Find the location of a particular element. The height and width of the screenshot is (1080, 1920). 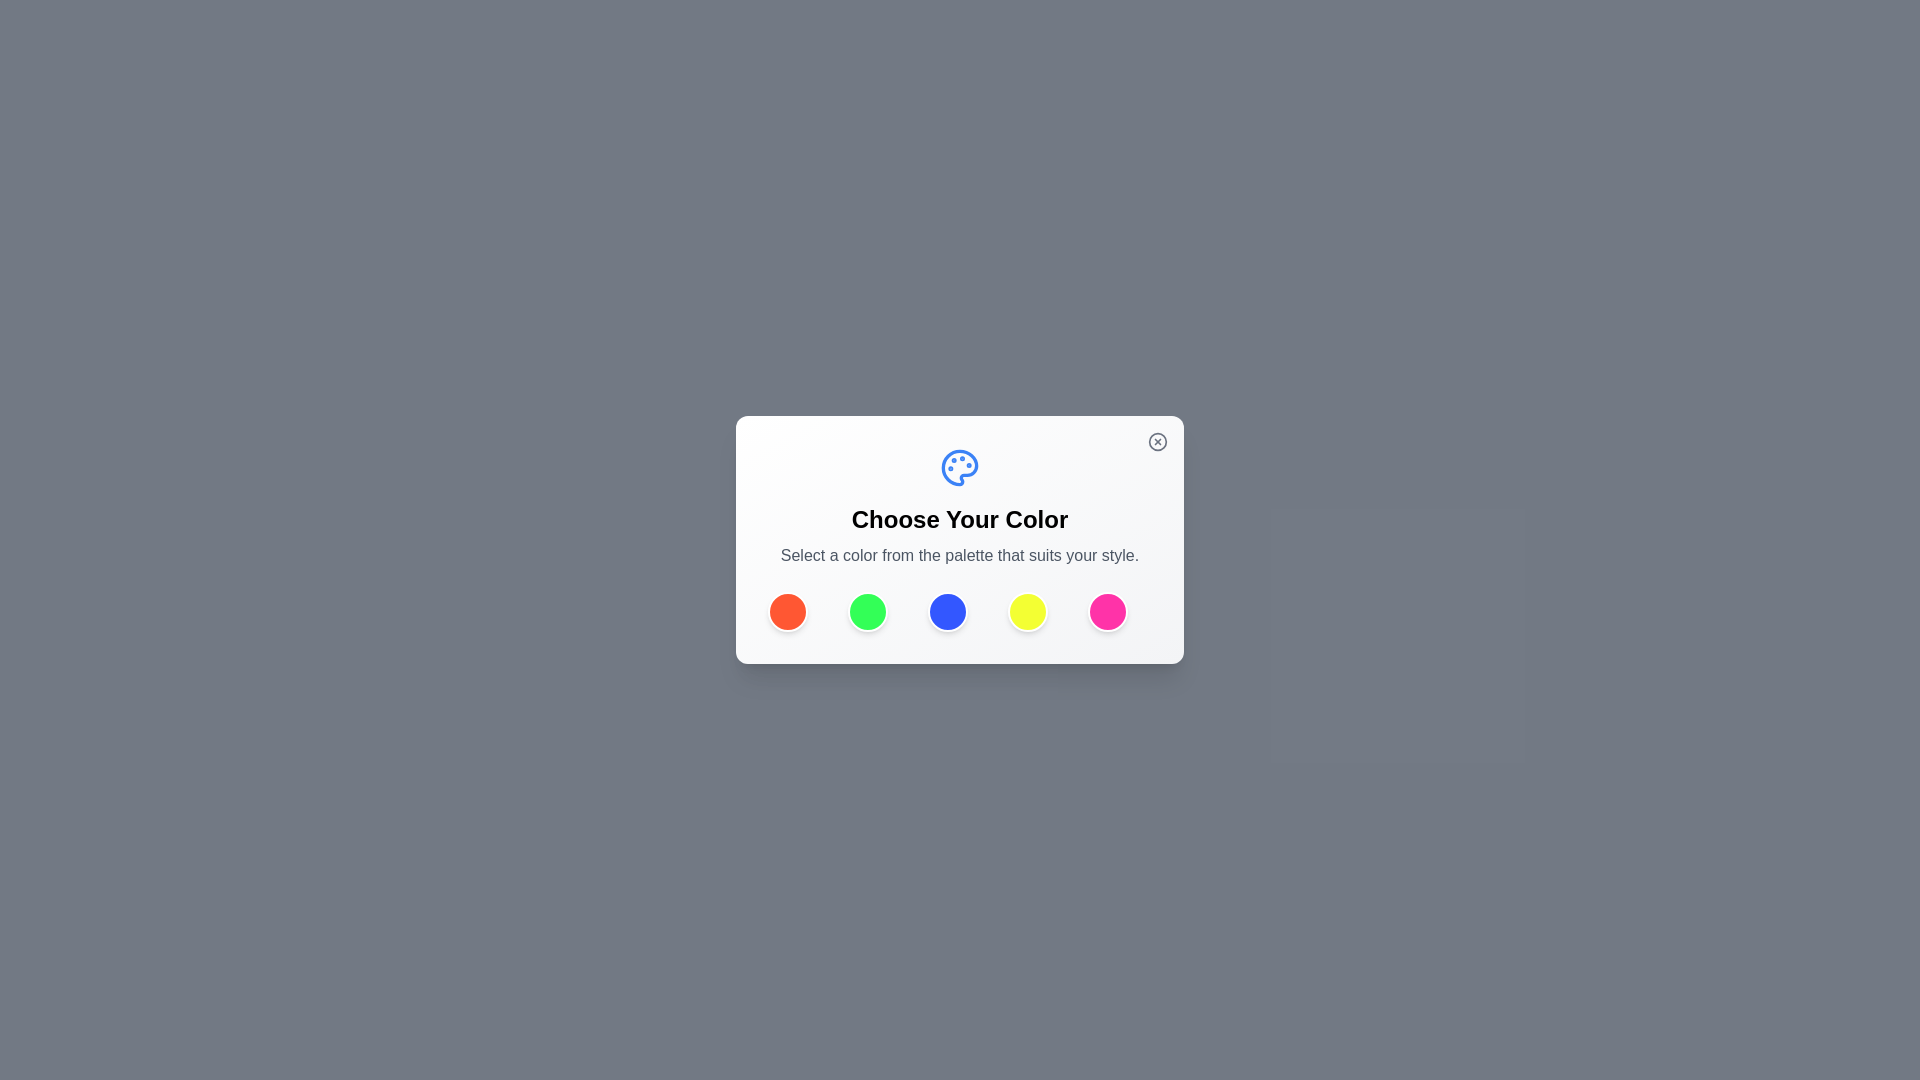

the color button corresponding to red is located at coordinates (786, 611).